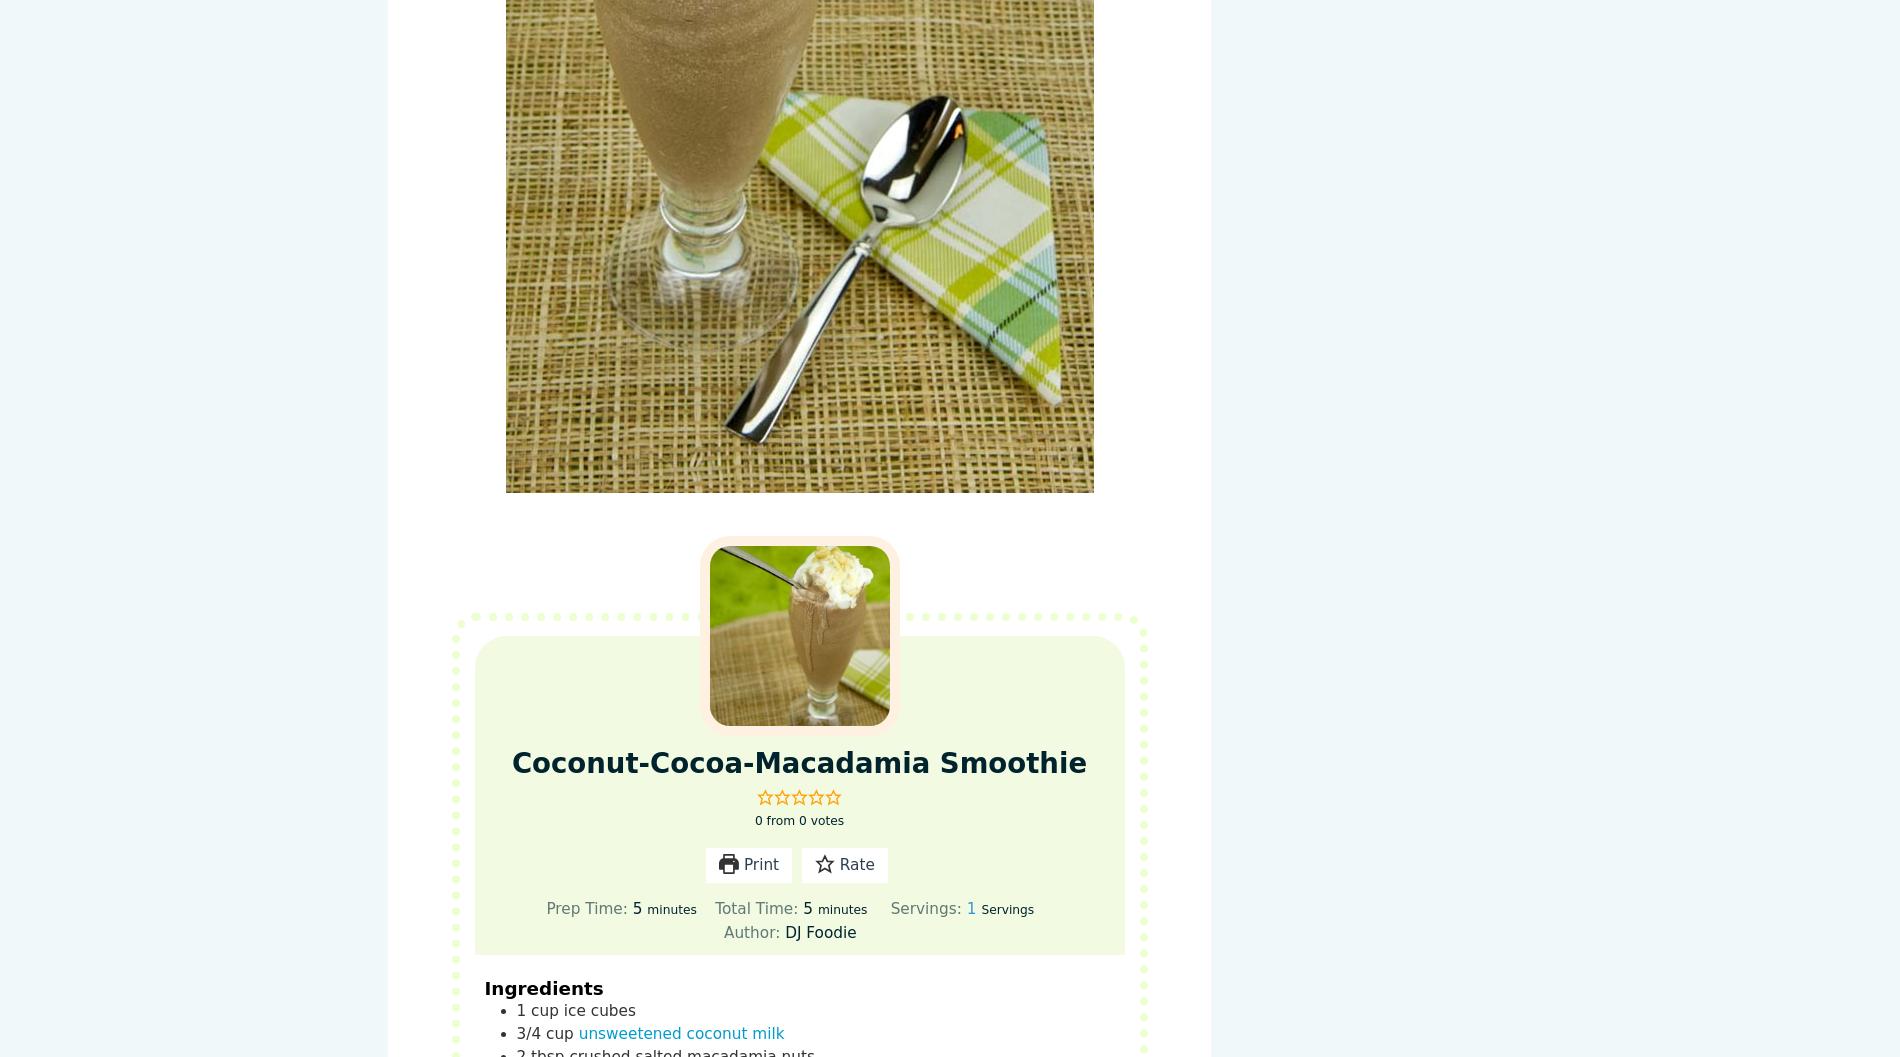 The image size is (1900, 1057). Describe the element at coordinates (797, 763) in the screenshot. I see `'Coconut-Cocoa-Macadamia Smoothie'` at that location.